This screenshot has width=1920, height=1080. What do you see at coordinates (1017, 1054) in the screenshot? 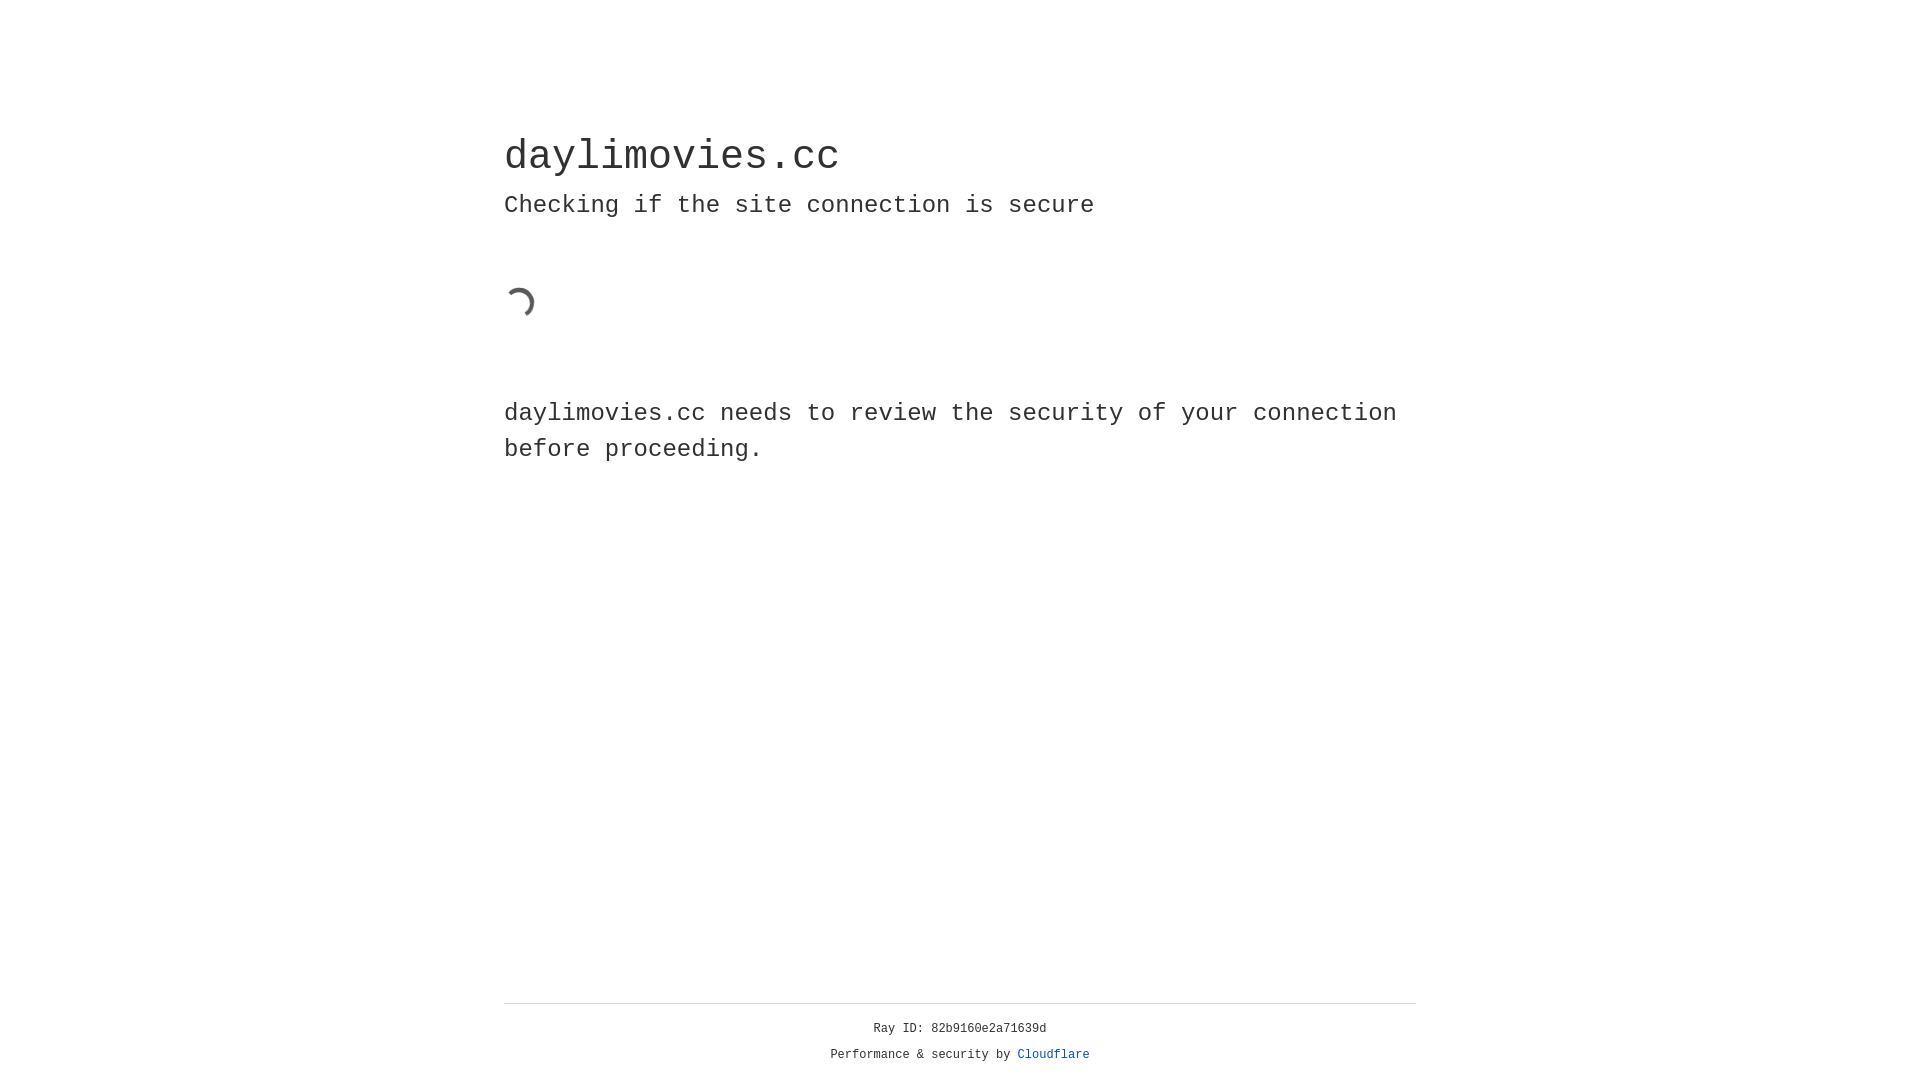
I see `'Cloudflare'` at bounding box center [1017, 1054].